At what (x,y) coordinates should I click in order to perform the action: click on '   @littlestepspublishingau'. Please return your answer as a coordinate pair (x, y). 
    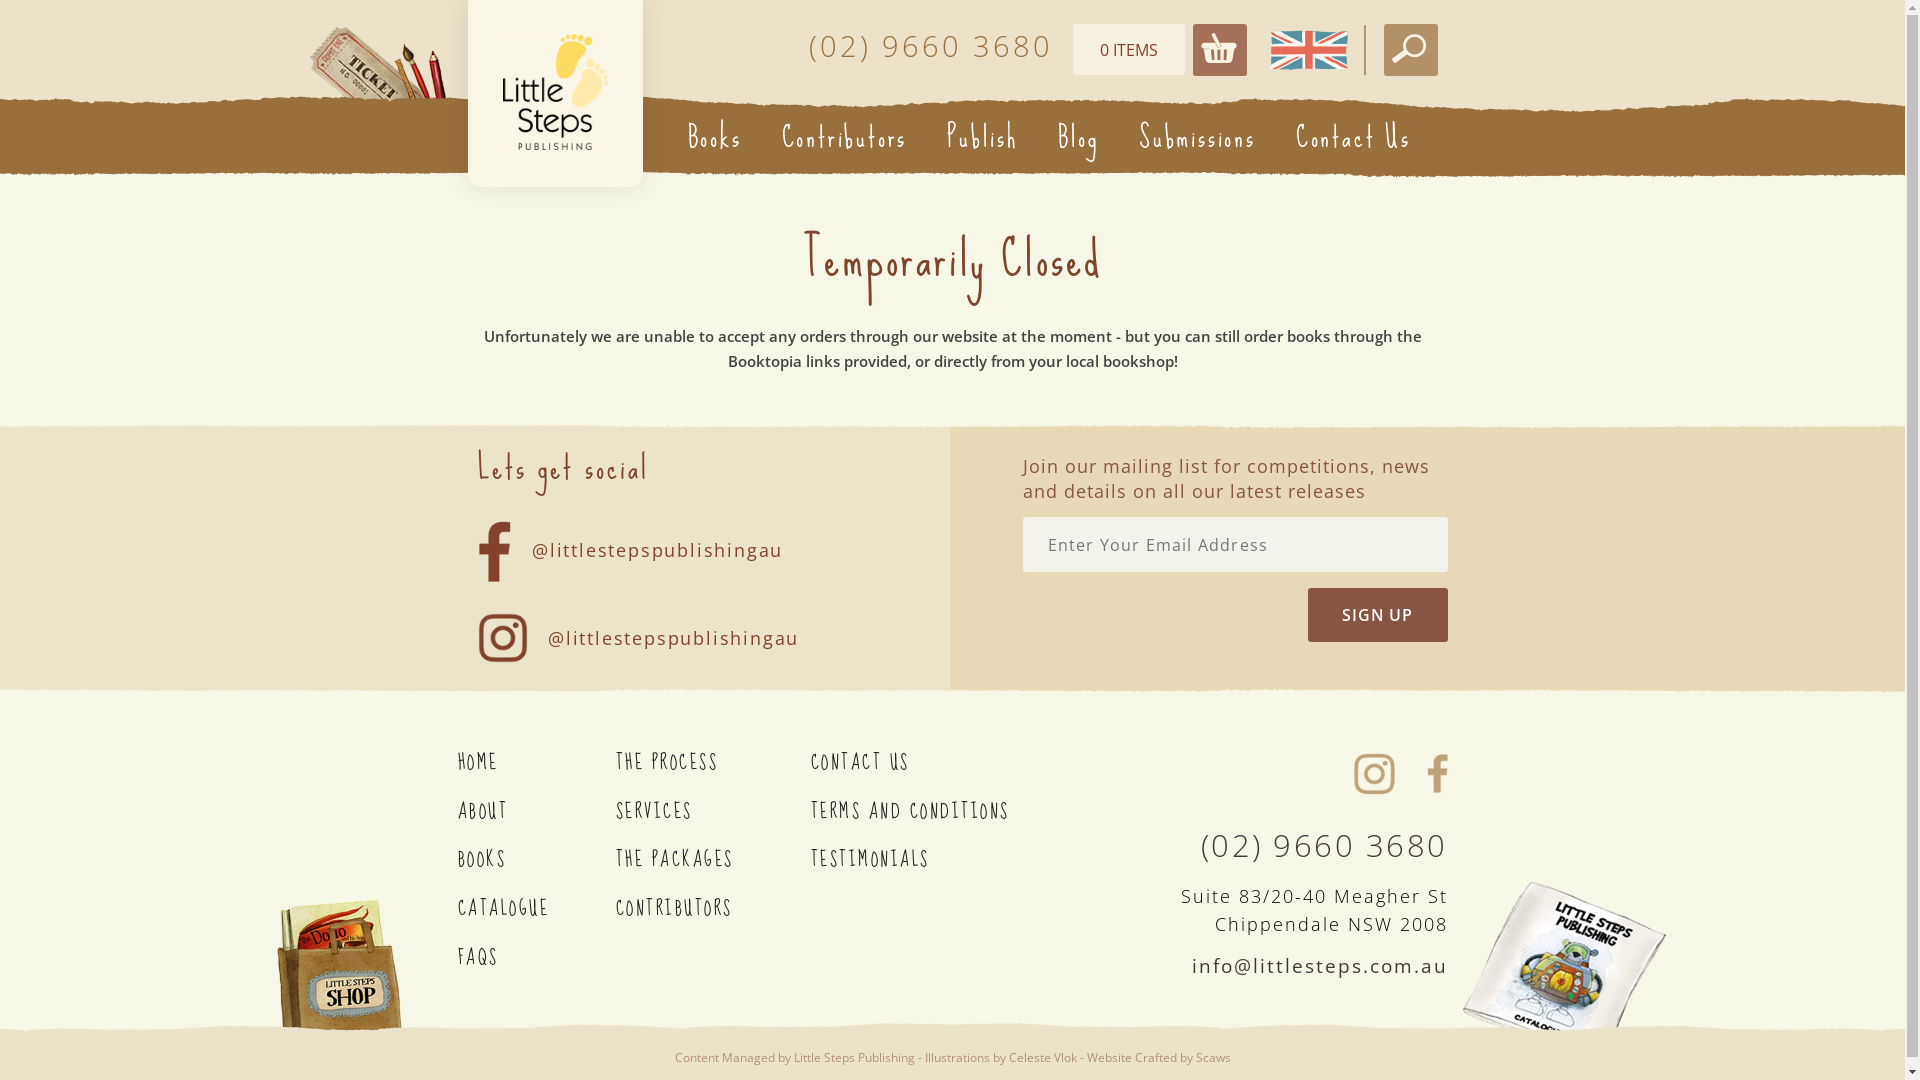
    Looking at the image, I should click on (648, 534).